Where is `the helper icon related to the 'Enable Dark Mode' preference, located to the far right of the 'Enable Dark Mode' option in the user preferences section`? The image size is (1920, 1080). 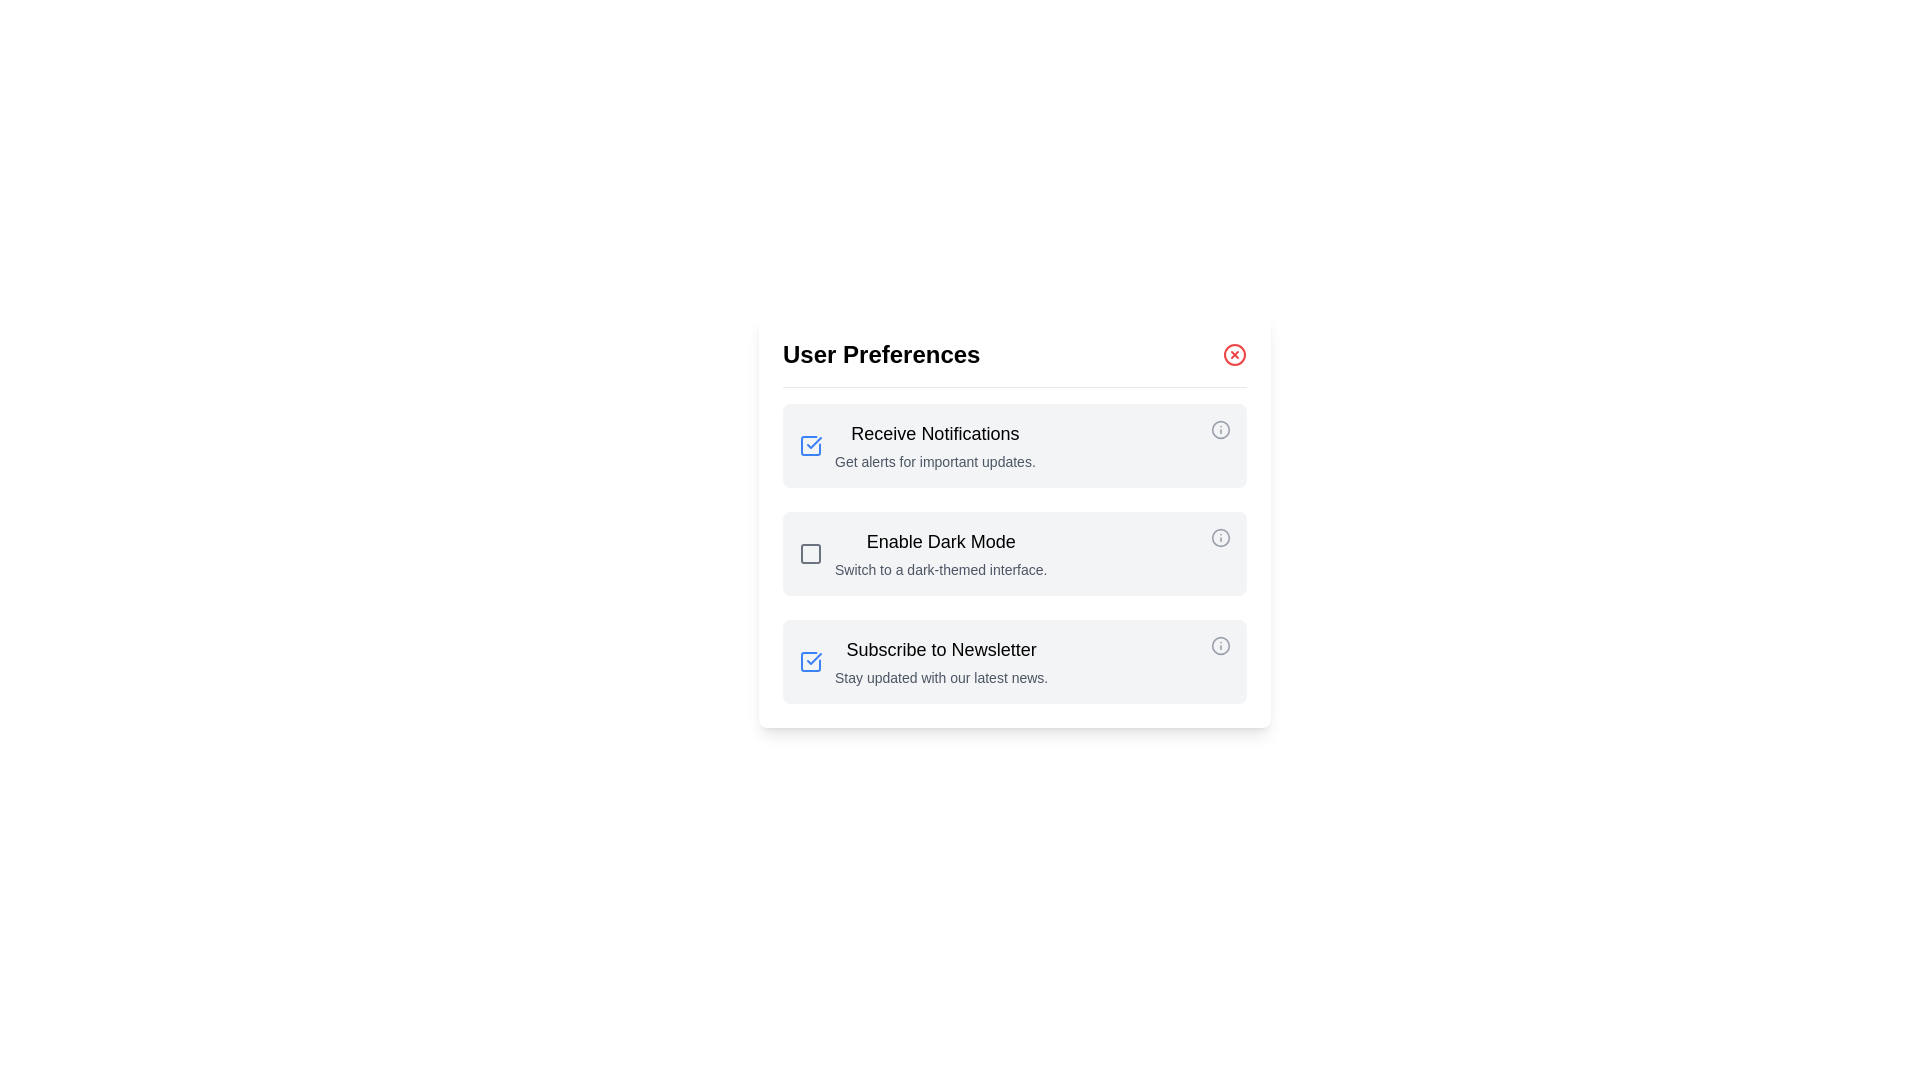 the helper icon related to the 'Enable Dark Mode' preference, located to the far right of the 'Enable Dark Mode' option in the user preferences section is located at coordinates (1219, 536).